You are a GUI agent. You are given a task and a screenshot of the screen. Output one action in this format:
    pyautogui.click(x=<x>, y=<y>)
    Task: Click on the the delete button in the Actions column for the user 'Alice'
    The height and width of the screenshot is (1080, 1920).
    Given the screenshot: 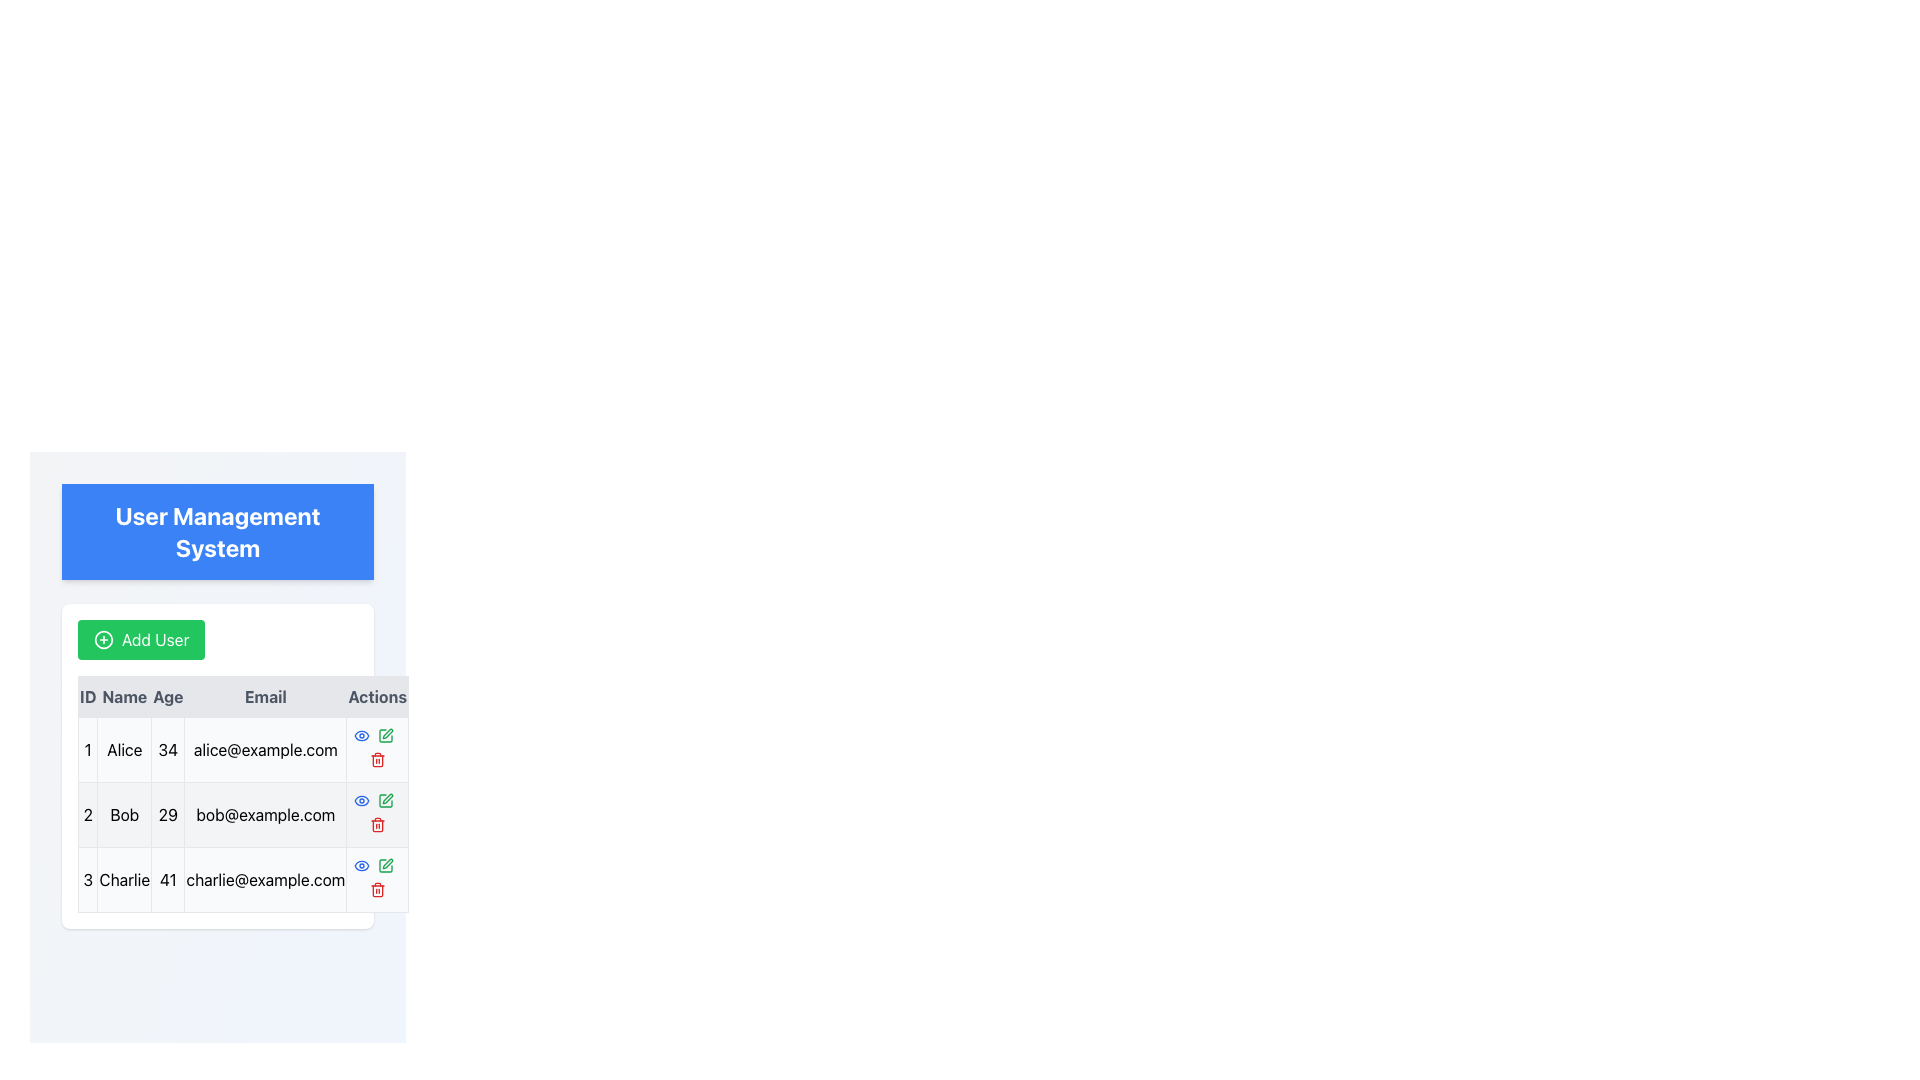 What is the action you would take?
    pyautogui.click(x=377, y=749)
    